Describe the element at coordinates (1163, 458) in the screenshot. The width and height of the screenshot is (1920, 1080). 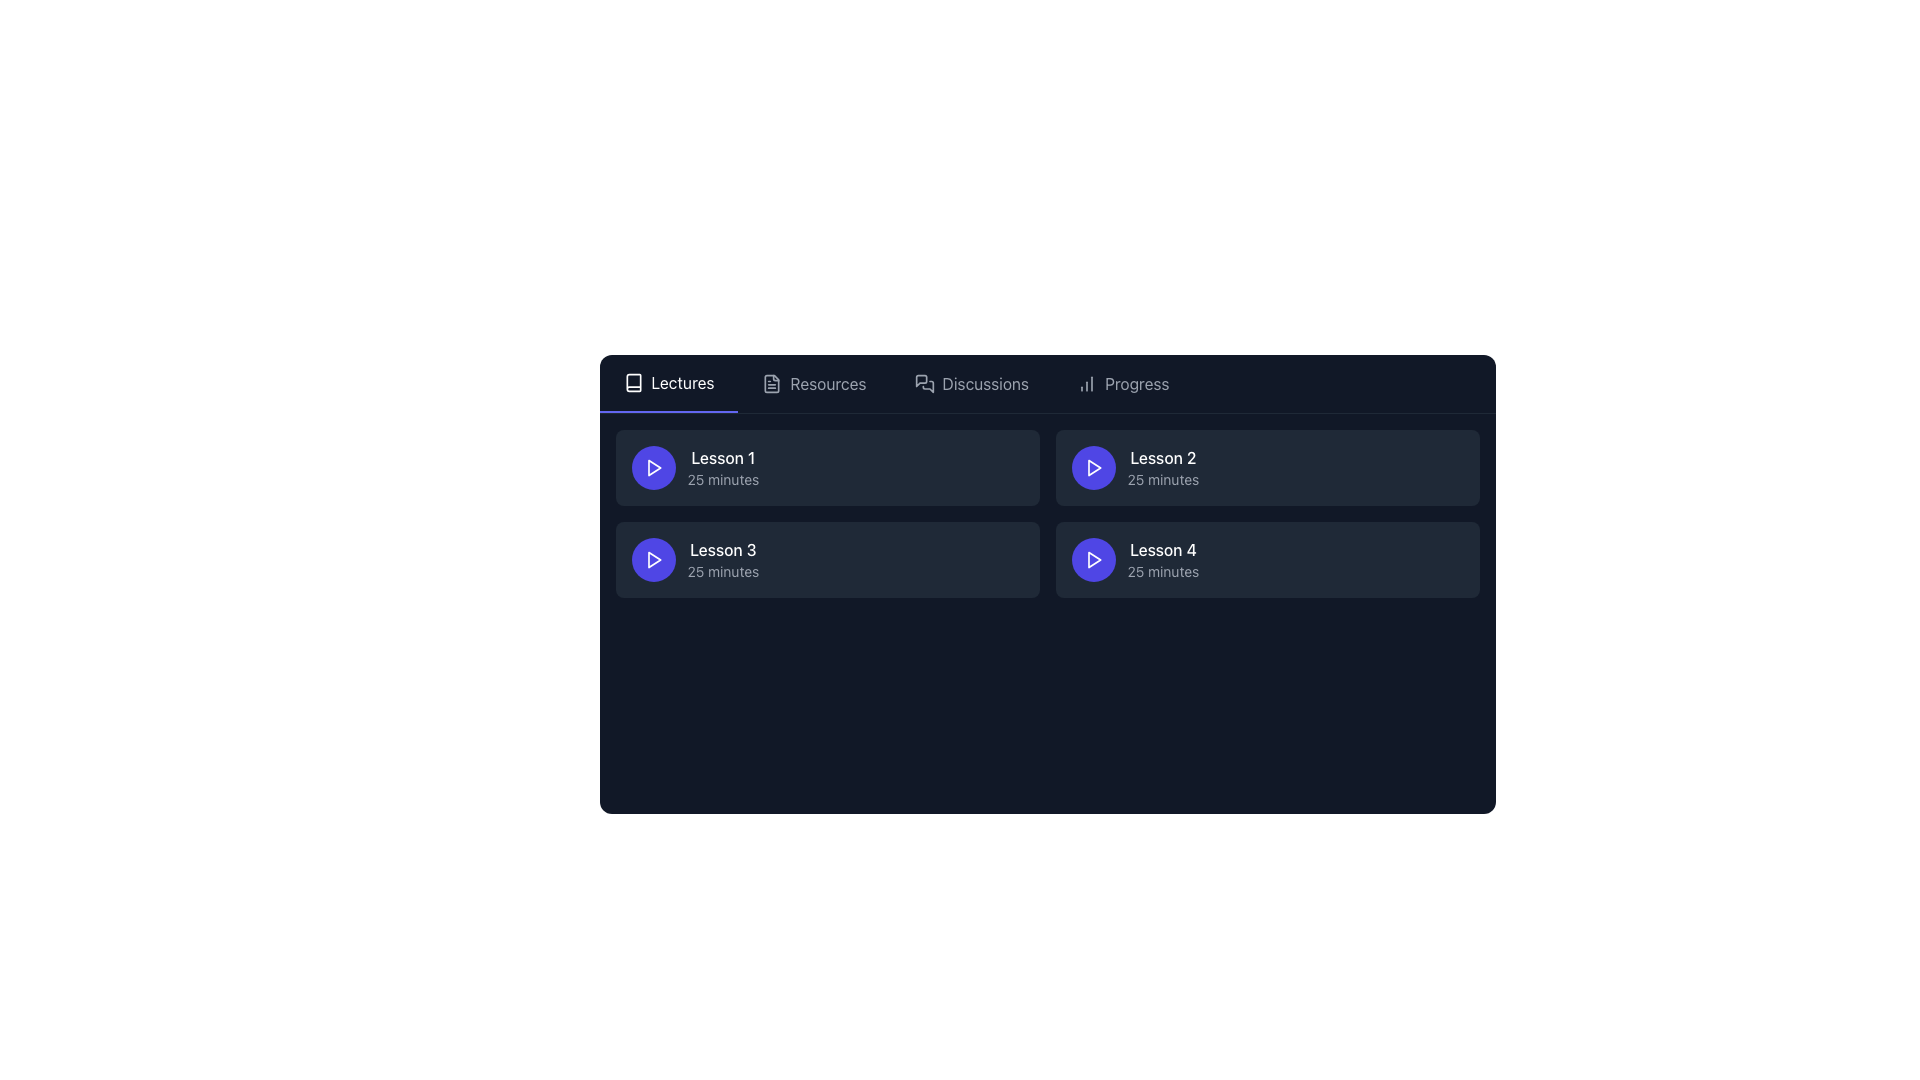
I see `the text label reading 'Lesson 2' which is styled with white text in a medium font weight, located in the top-right section of a dark-themed grid layout` at that location.